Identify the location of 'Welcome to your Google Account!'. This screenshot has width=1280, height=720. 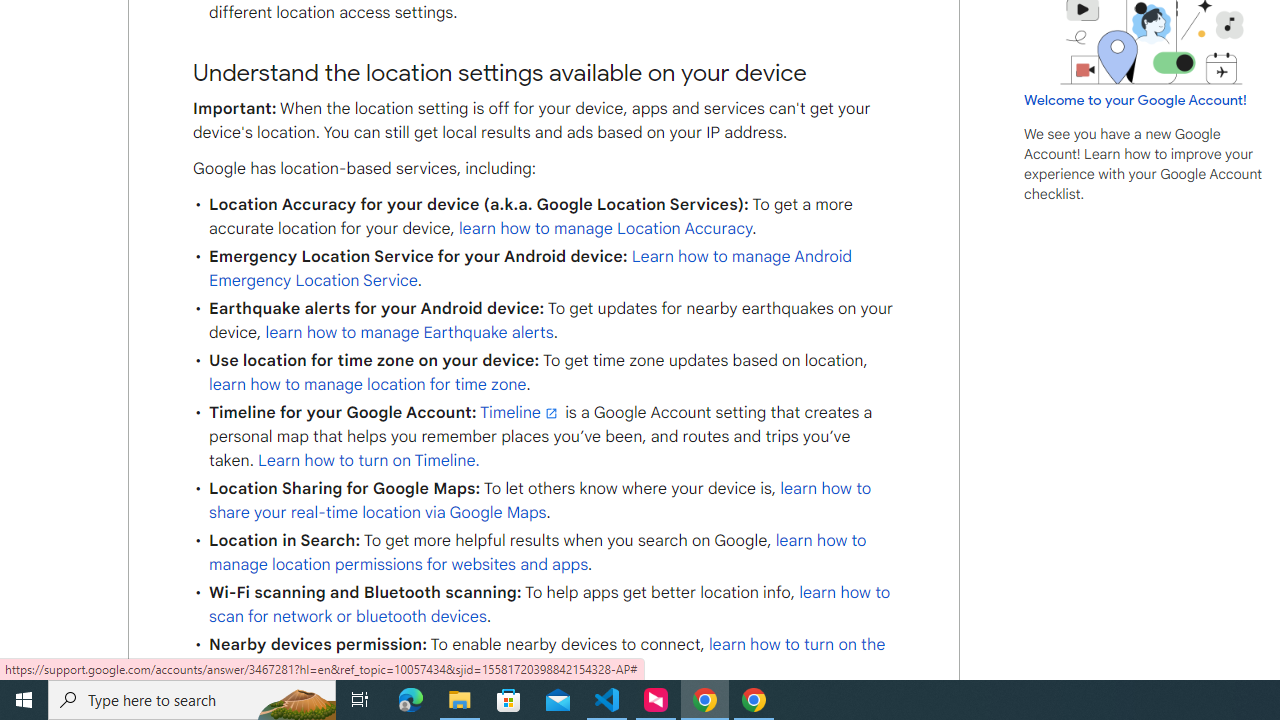
(1135, 99).